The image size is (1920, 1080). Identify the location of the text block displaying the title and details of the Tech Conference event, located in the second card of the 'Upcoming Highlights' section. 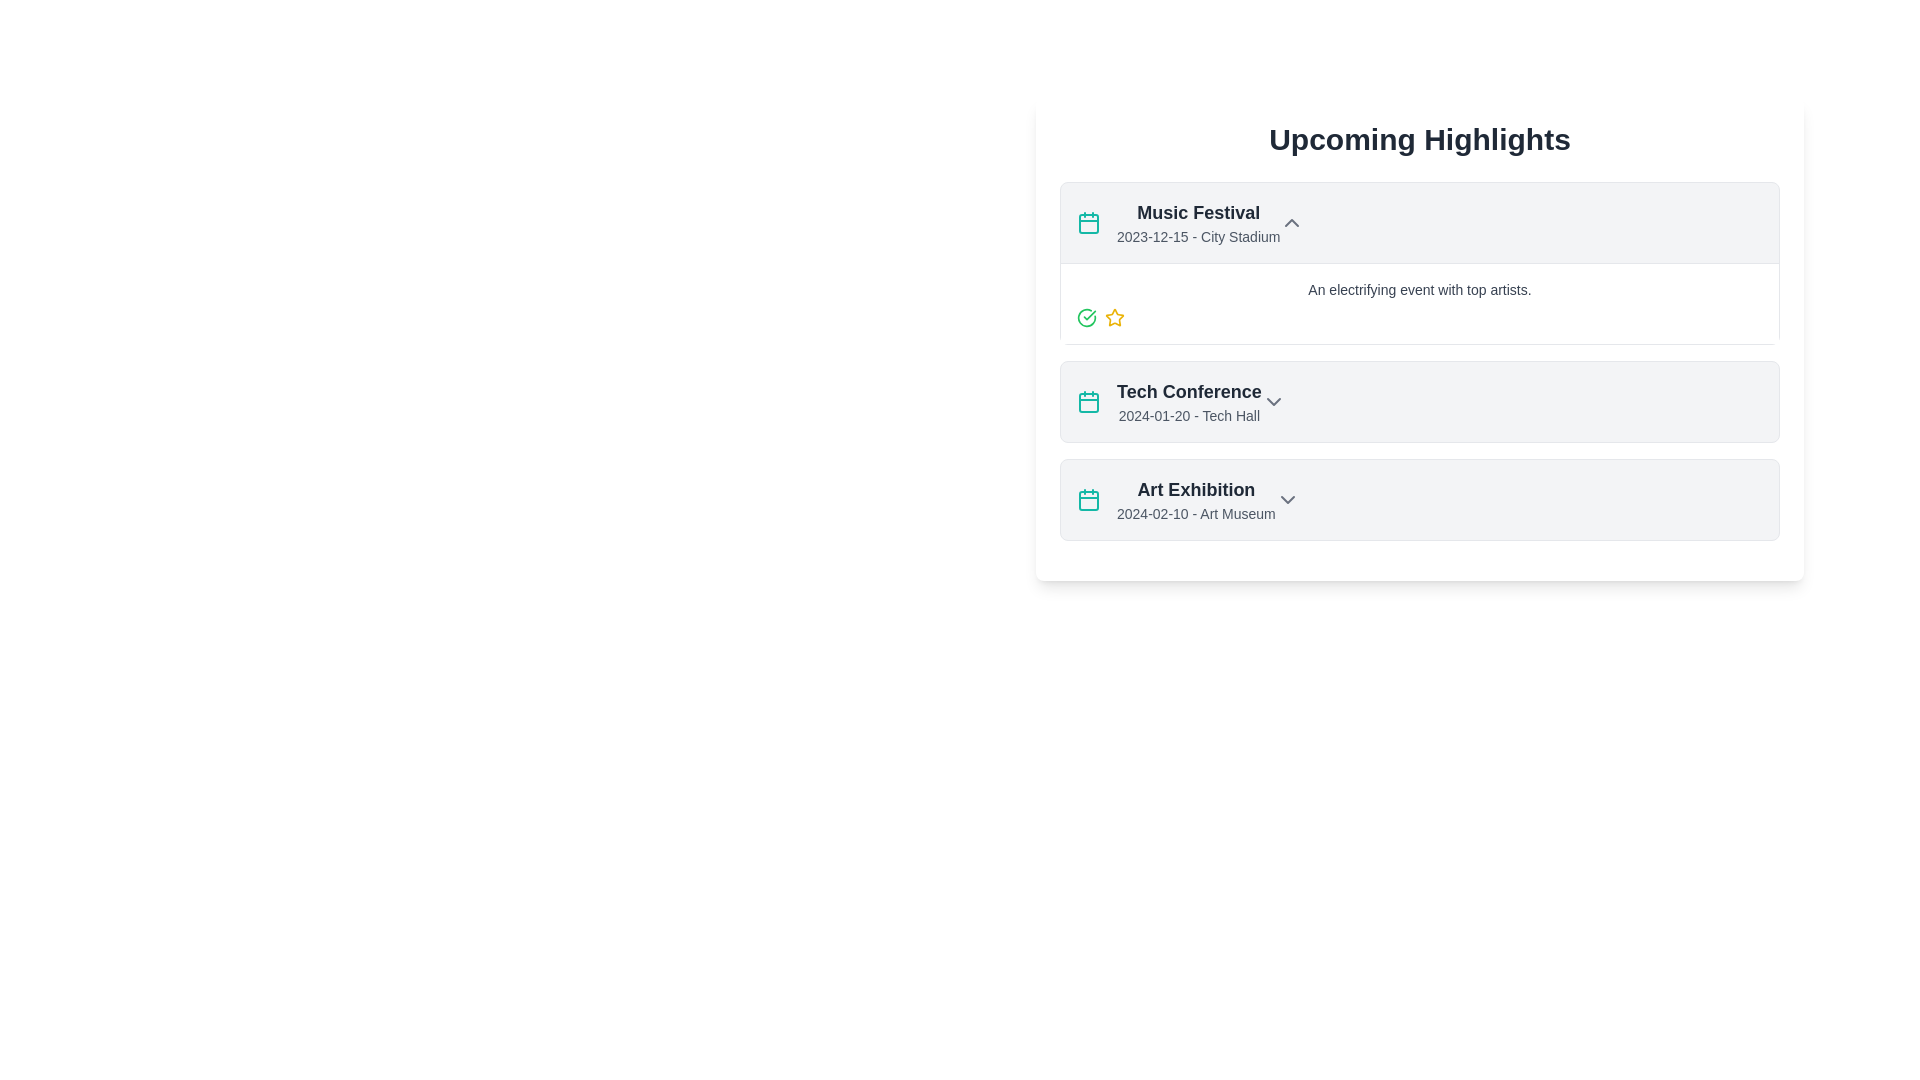
(1189, 401).